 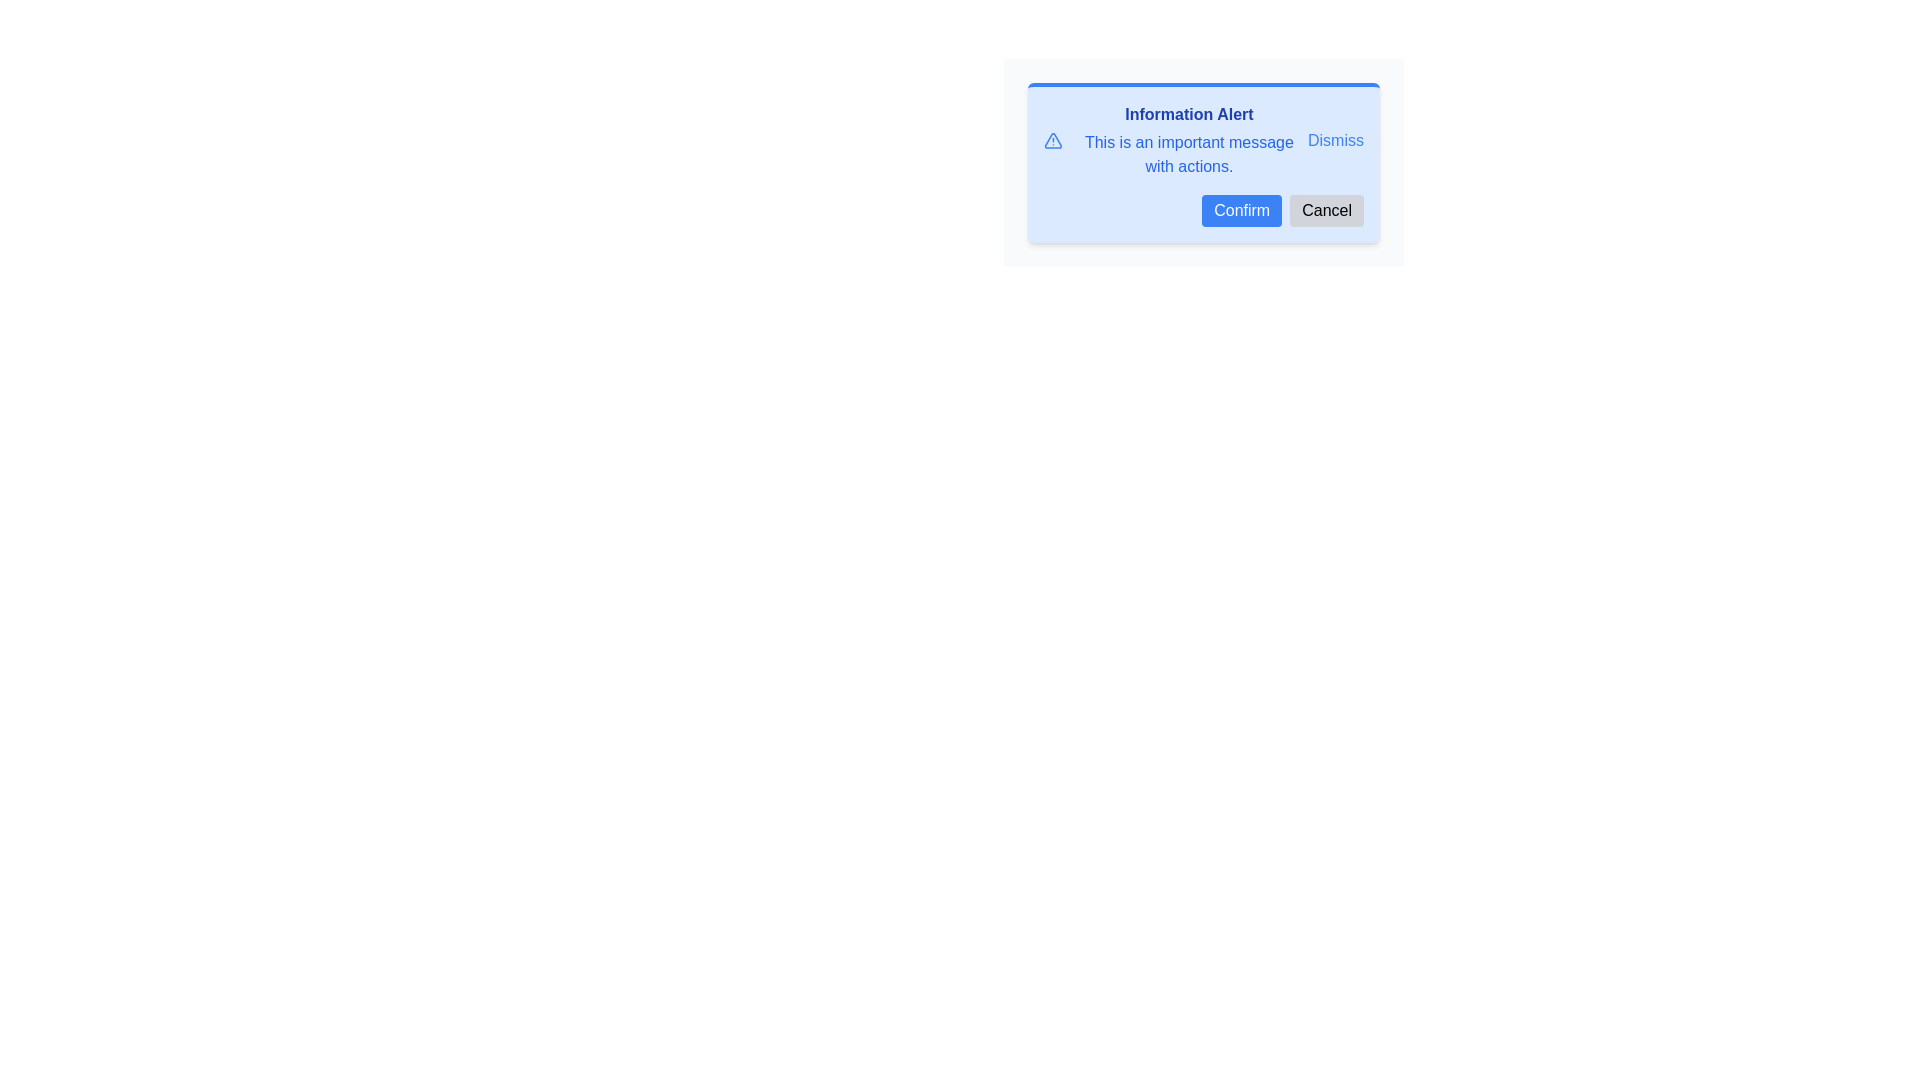 What do you see at coordinates (1241, 211) in the screenshot?
I see `the blue 'Confirm' button with rounded corners located in the bottom-right corner of the modal dialog to observe the hover effect` at bounding box center [1241, 211].